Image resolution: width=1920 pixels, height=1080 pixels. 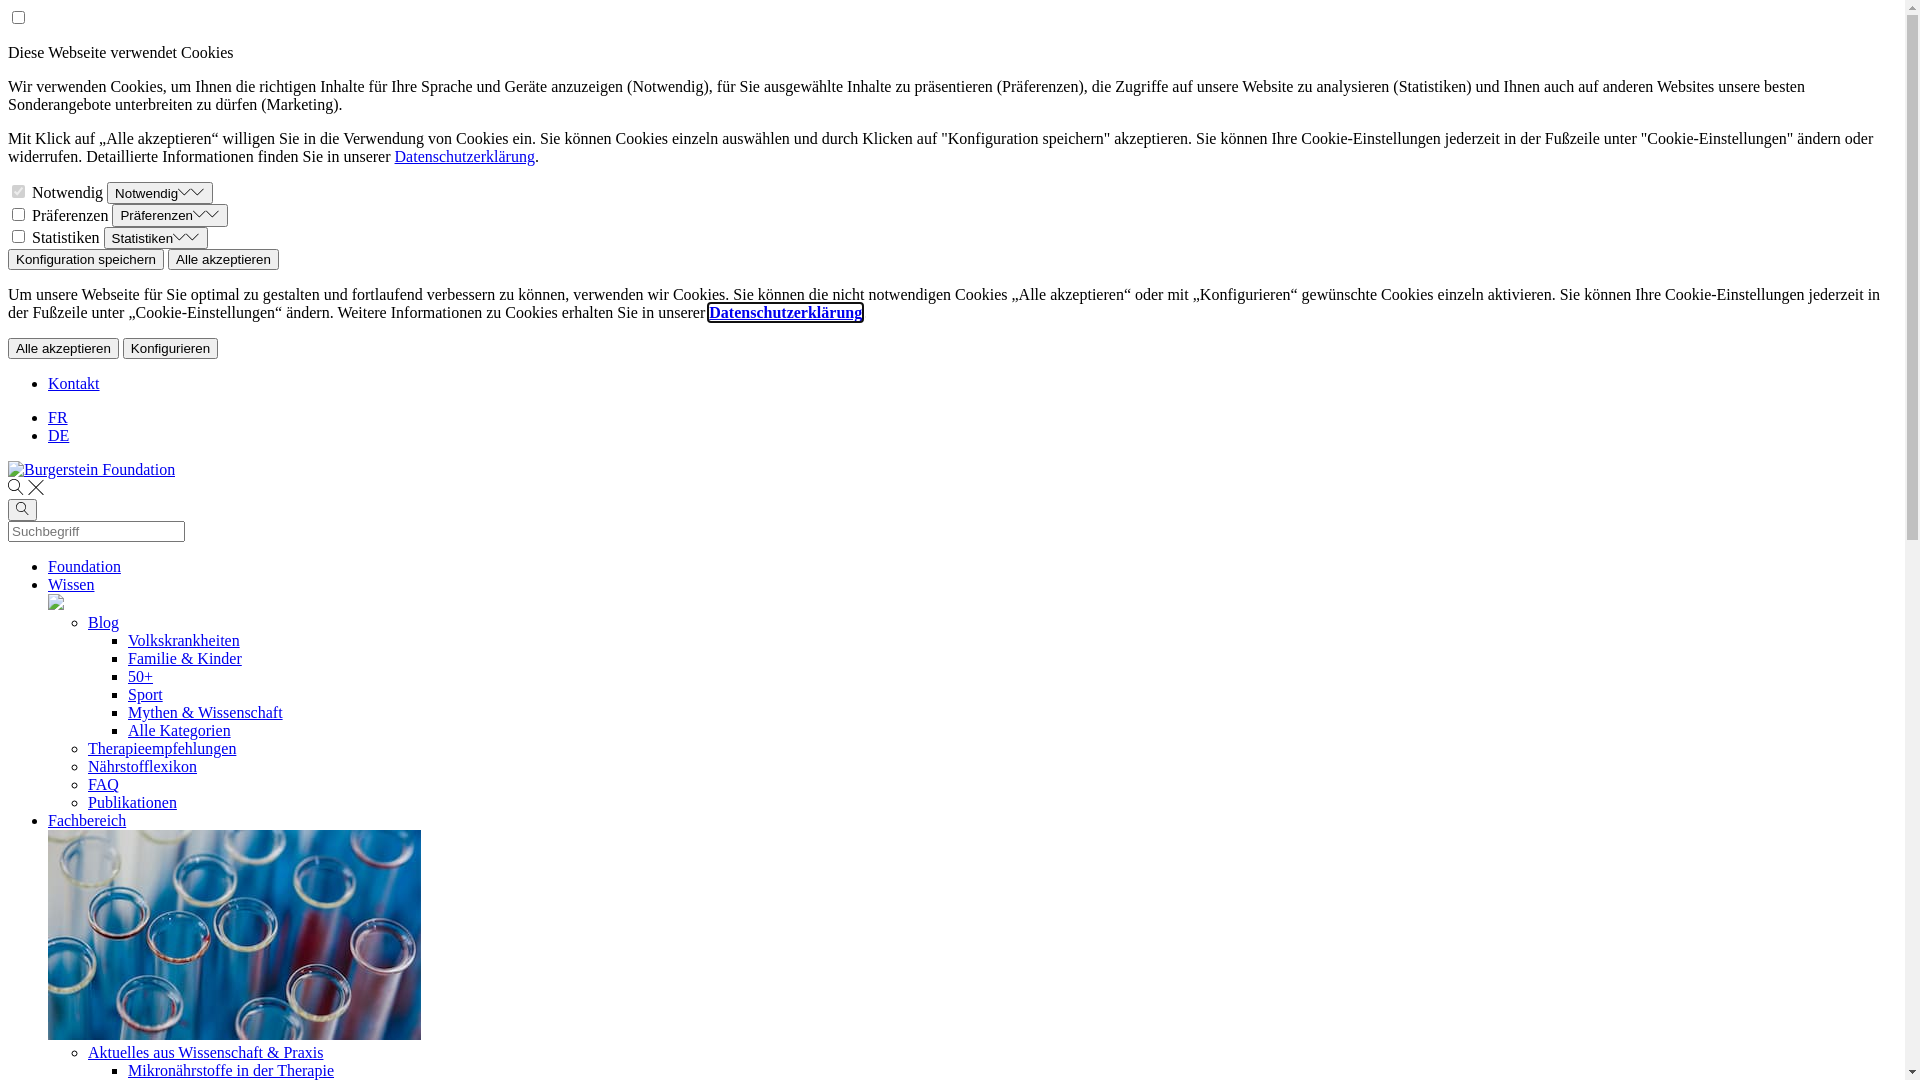 What do you see at coordinates (183, 640) in the screenshot?
I see `'Volkskrankheiten'` at bounding box center [183, 640].